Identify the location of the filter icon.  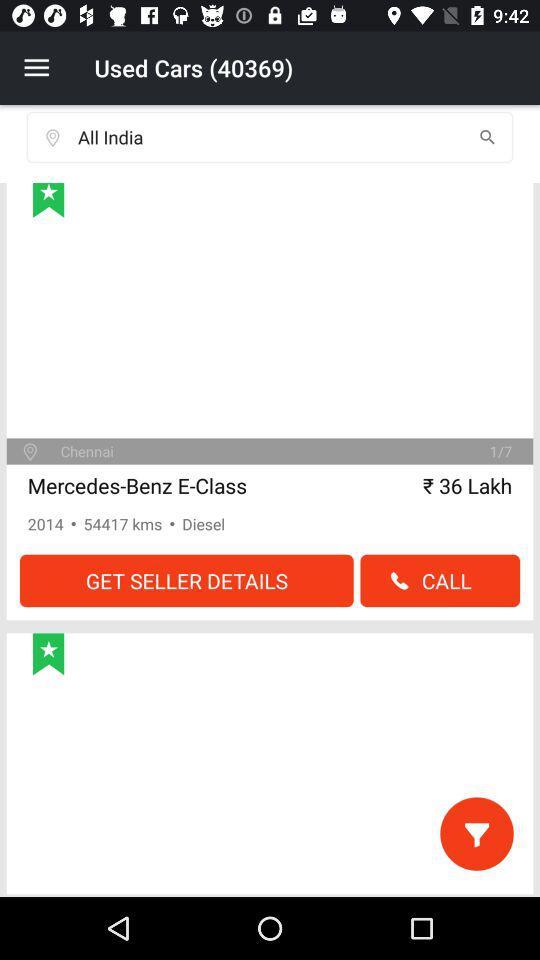
(475, 833).